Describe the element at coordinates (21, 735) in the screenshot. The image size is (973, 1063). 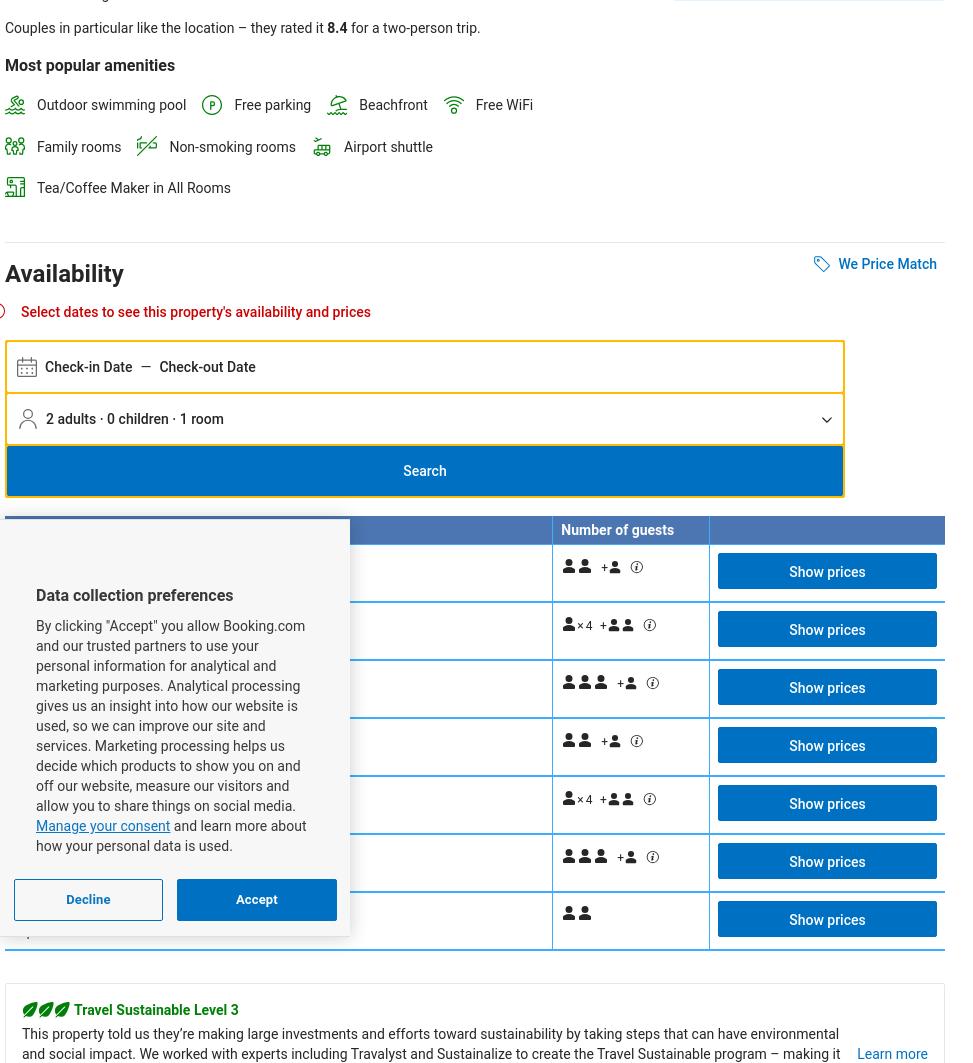
I see `'Standard Double Room'` at that location.